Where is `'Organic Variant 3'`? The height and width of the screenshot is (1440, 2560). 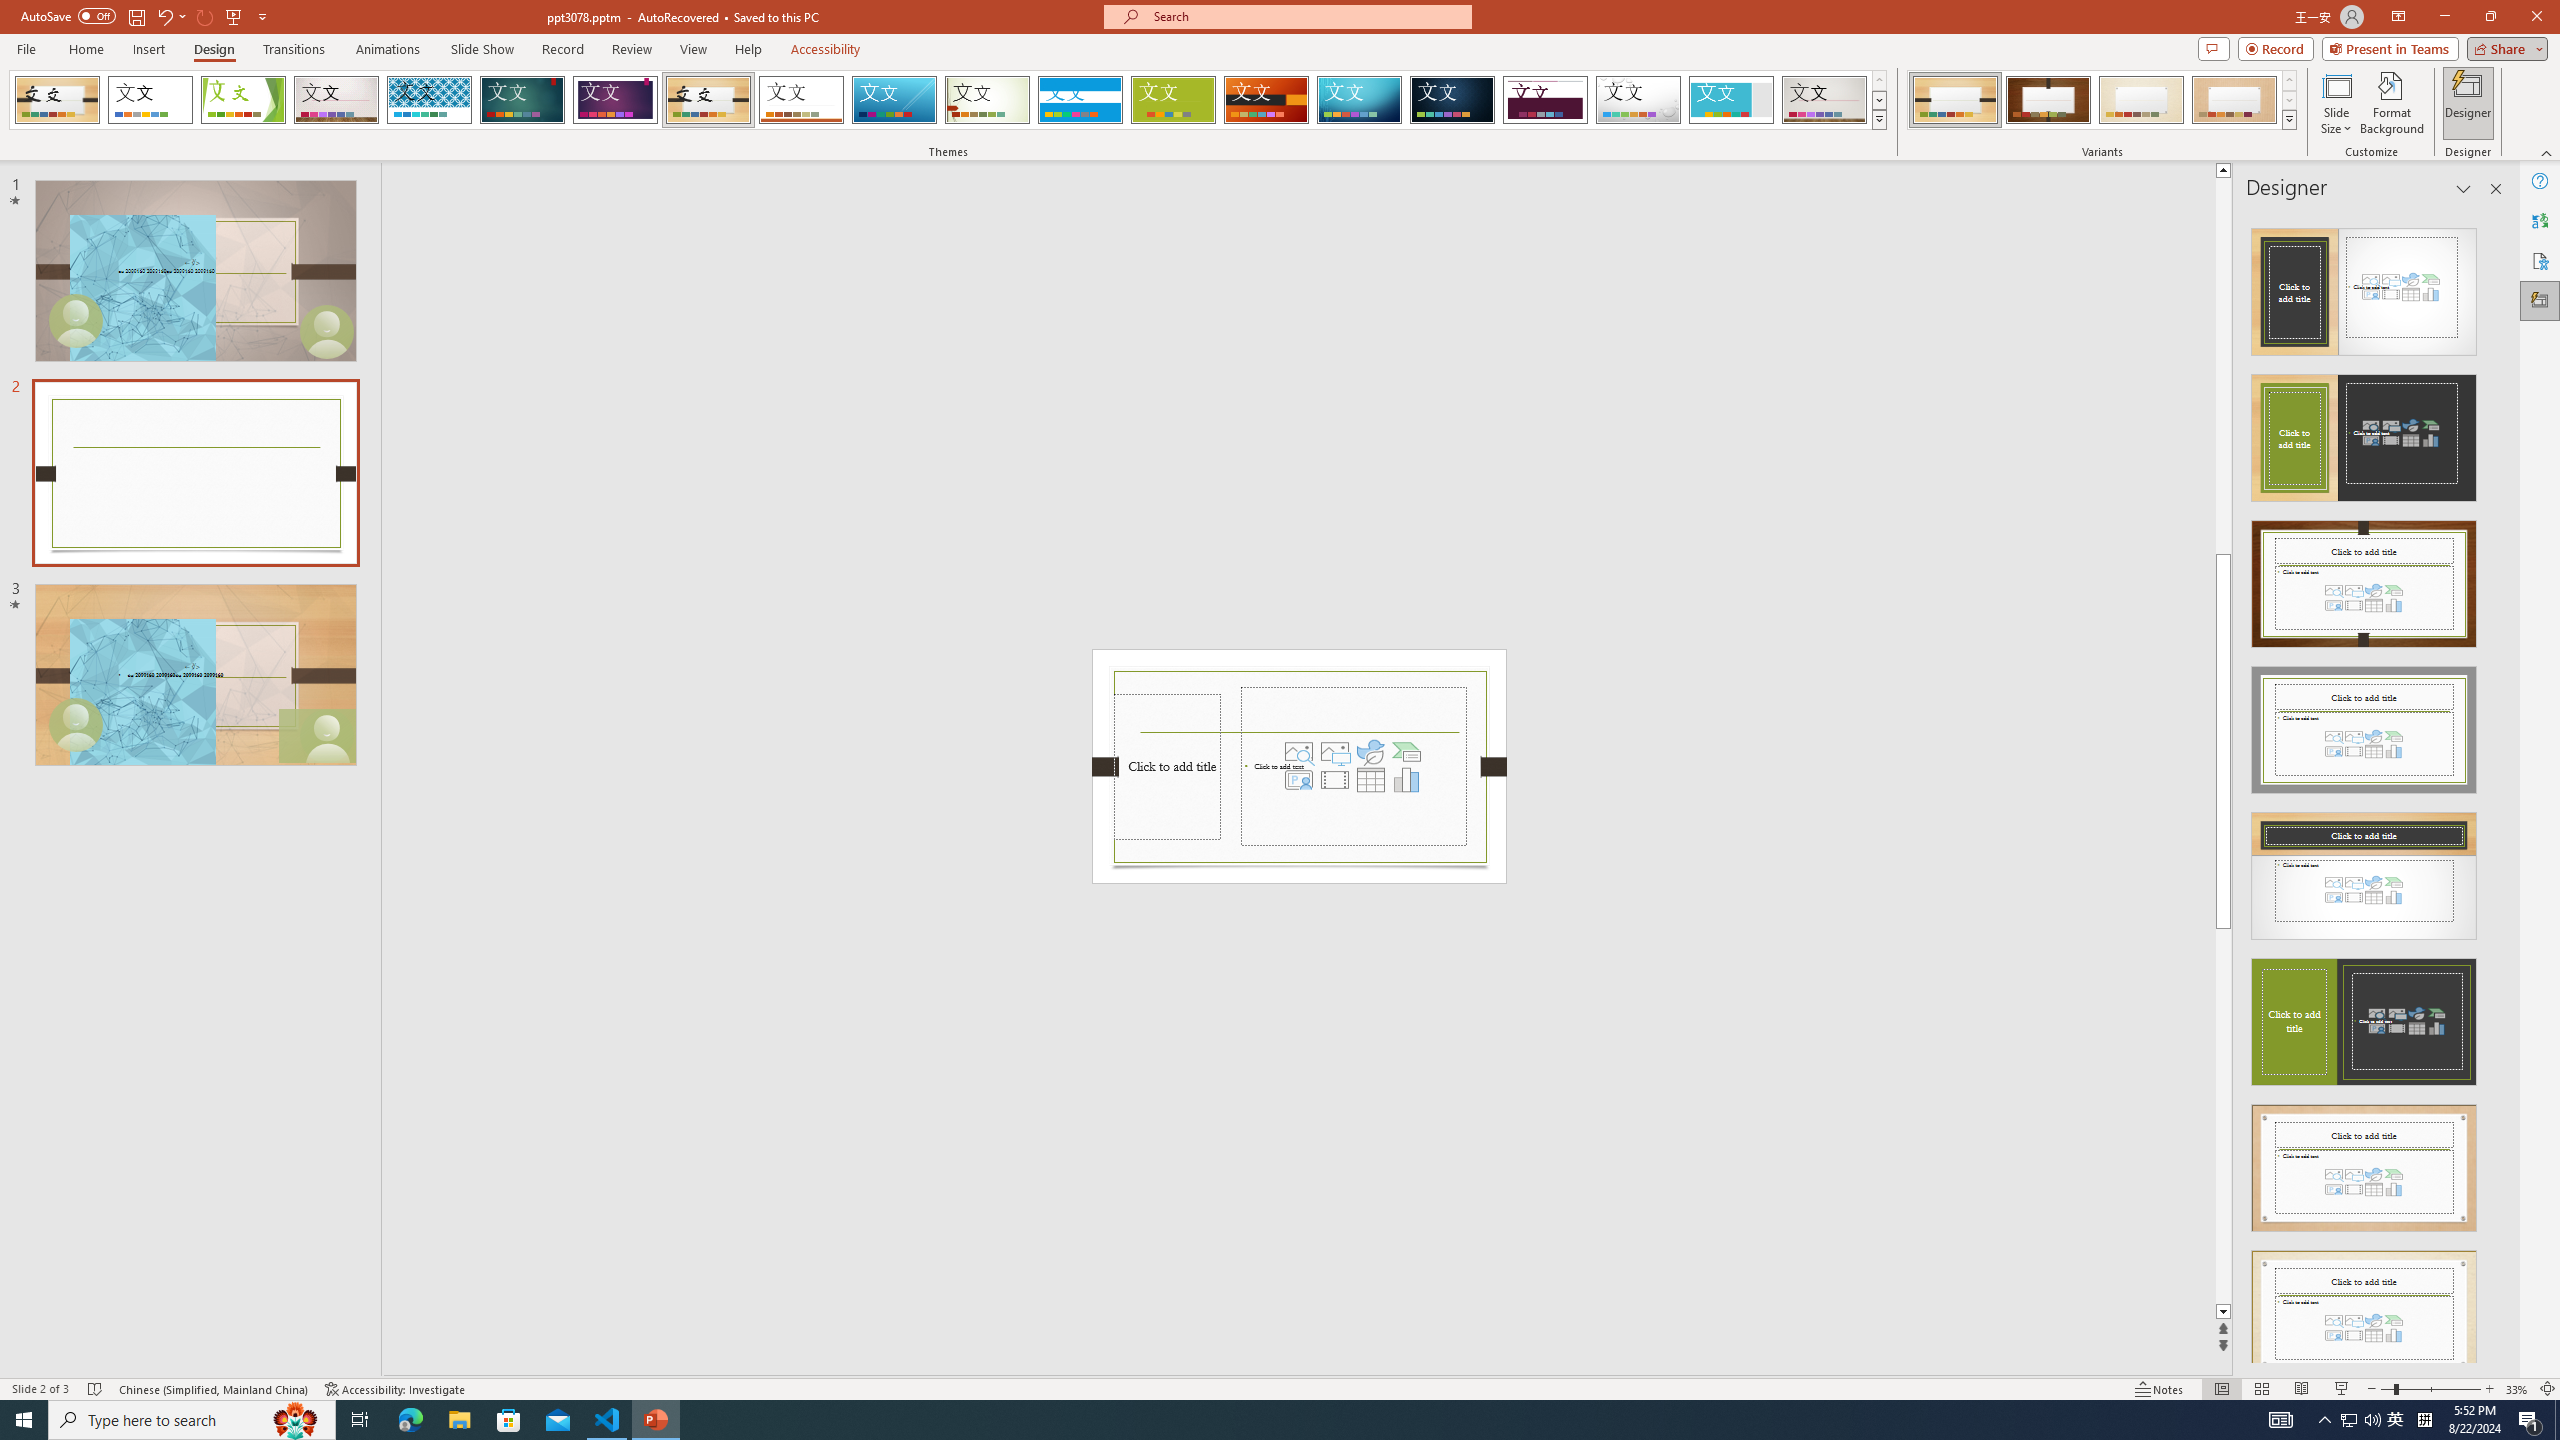 'Organic Variant 3' is located at coordinates (2140, 99).